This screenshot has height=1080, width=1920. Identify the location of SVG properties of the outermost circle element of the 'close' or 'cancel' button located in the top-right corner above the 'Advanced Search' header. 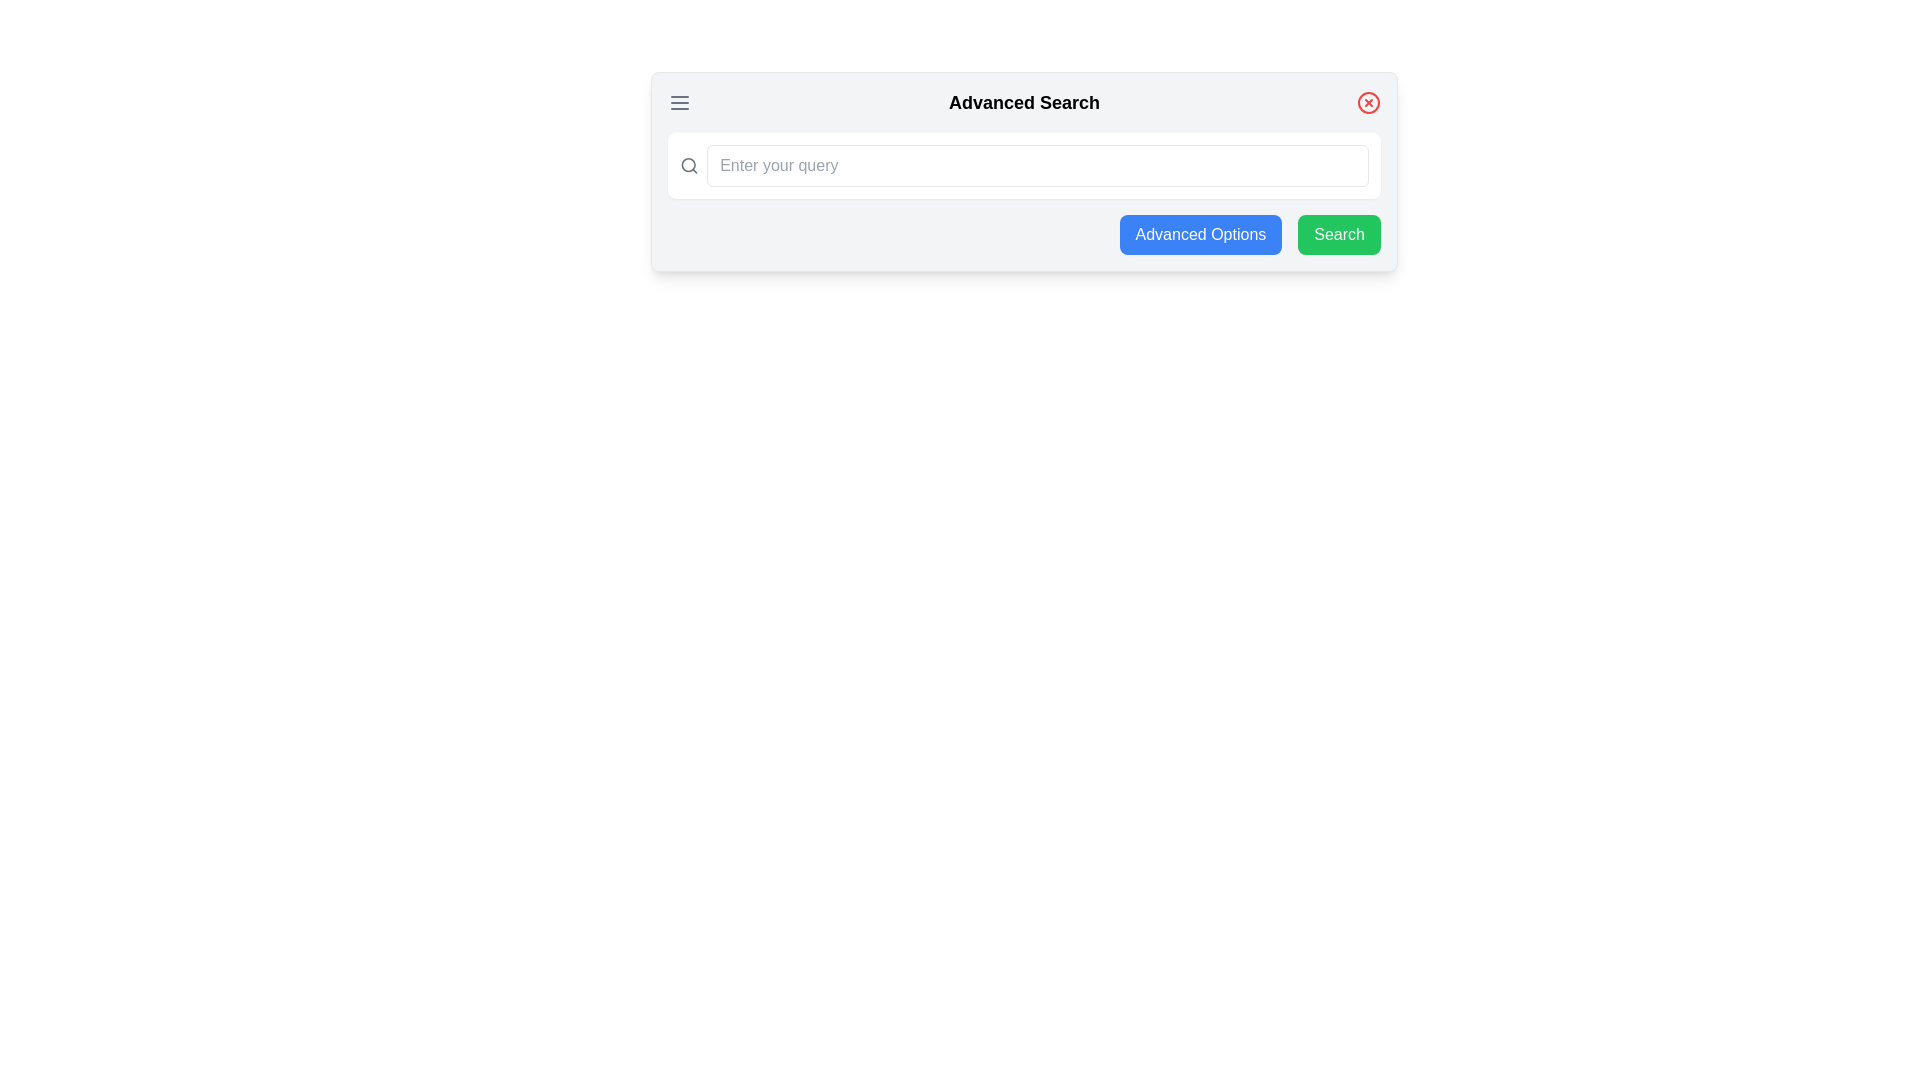
(1367, 103).